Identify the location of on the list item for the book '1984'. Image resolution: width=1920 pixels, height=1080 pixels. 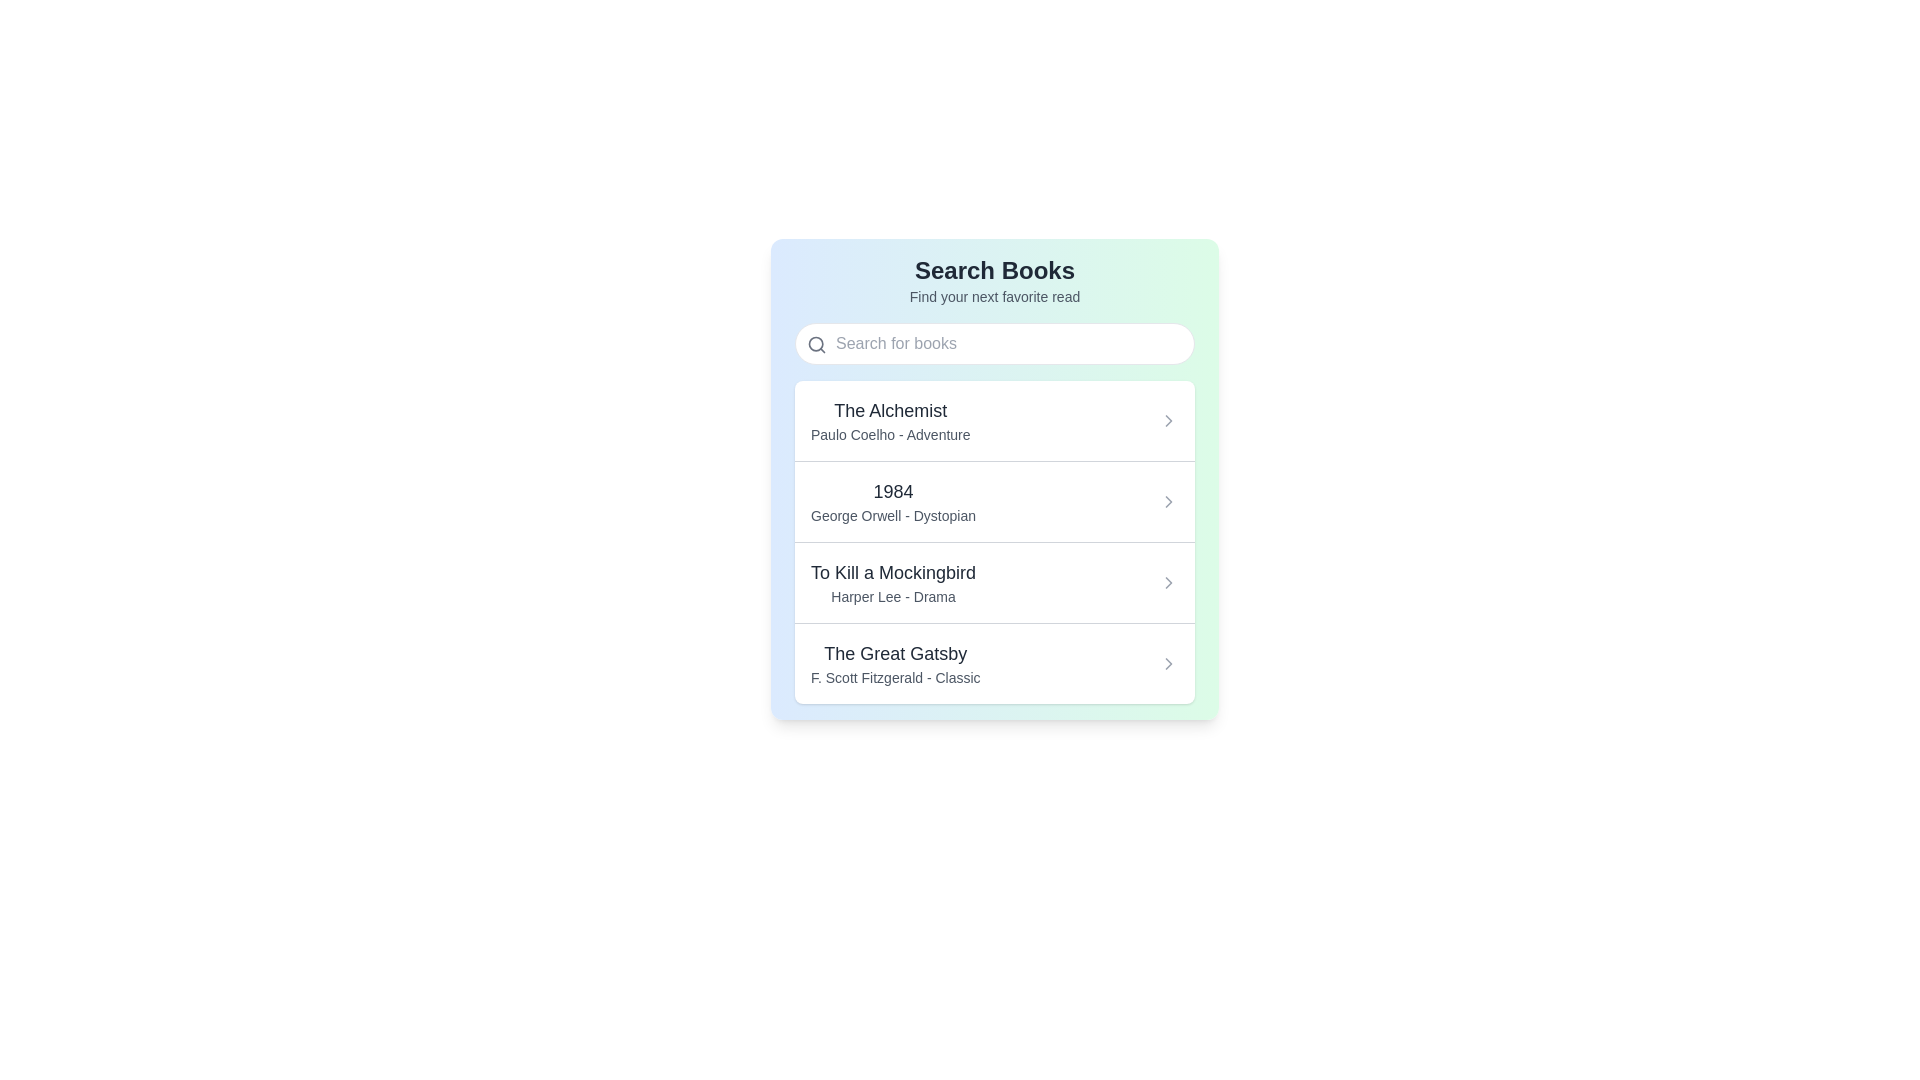
(994, 500).